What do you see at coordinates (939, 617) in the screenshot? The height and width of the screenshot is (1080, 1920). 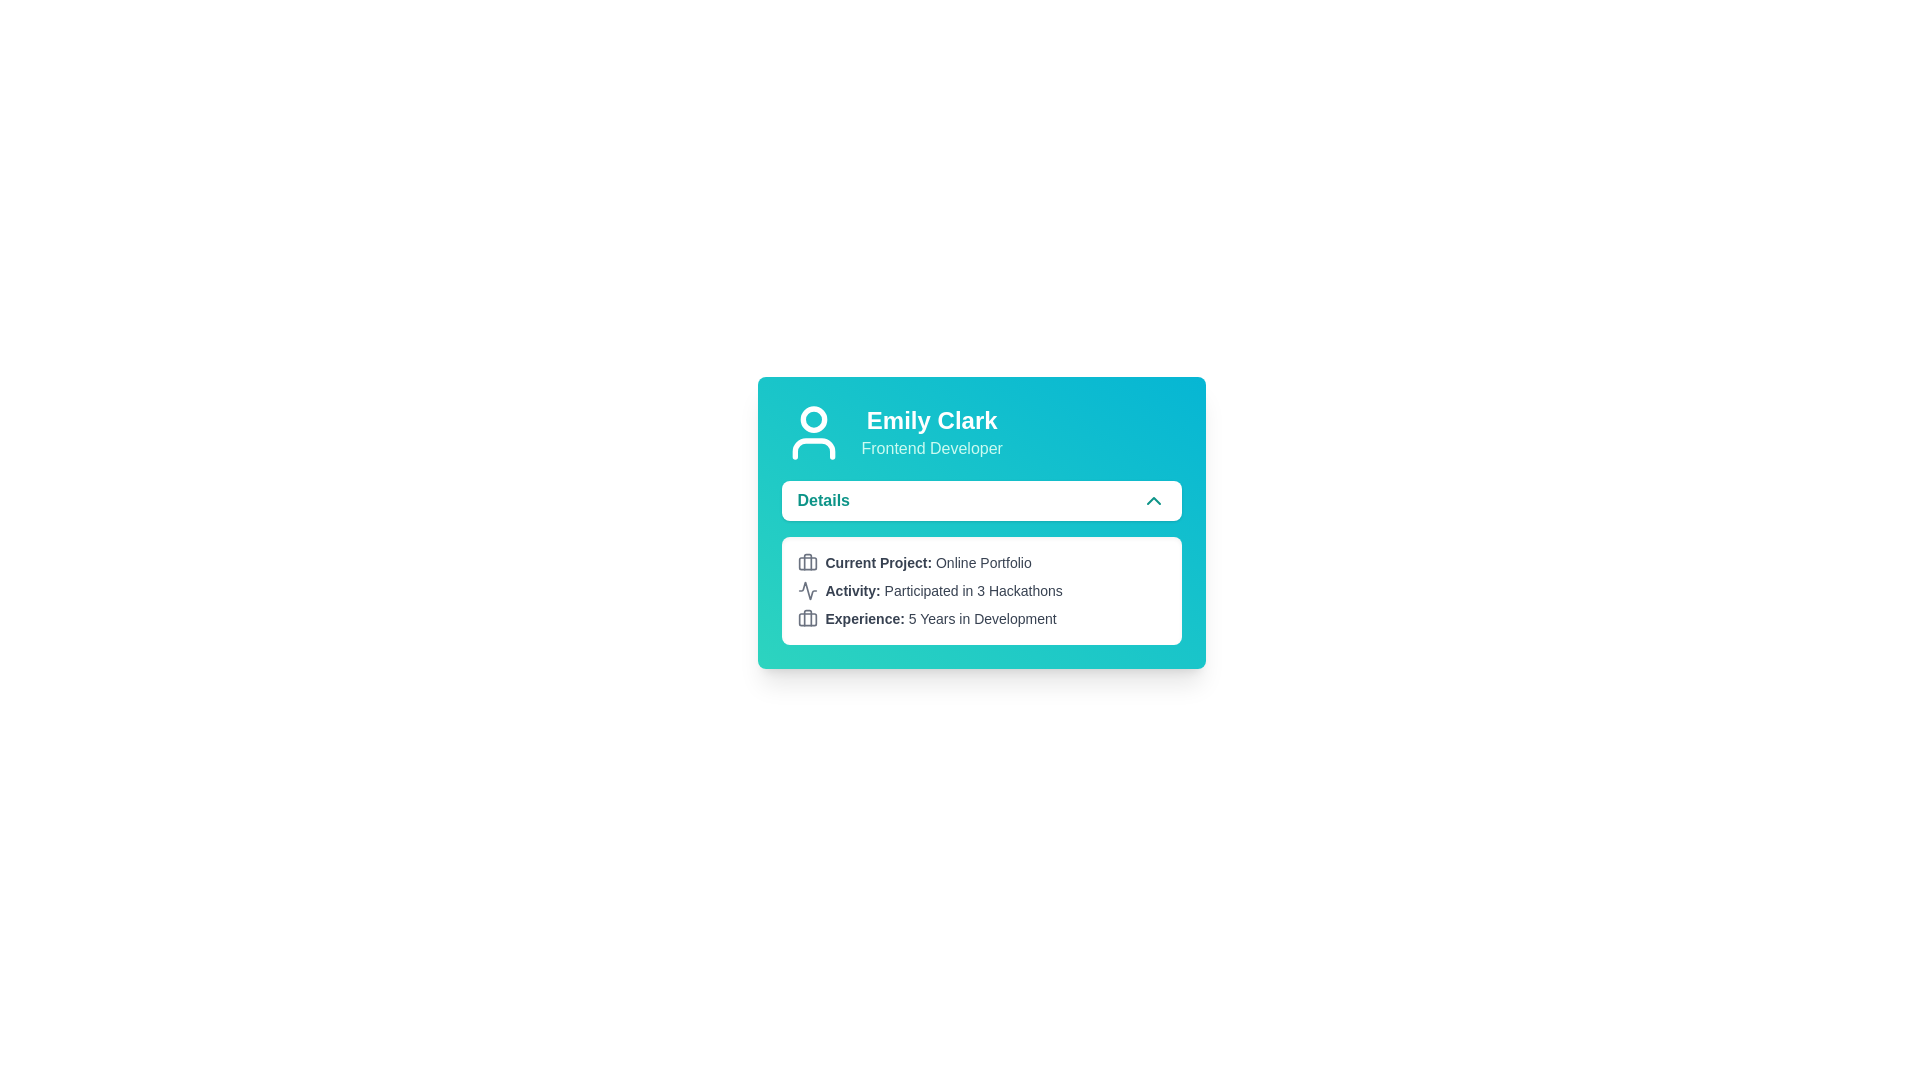 I see `the static informational Text Label that provides details about the user's experience level, located beneath the 'Activity: Participated in 3 Hackathons' text and to the right of the briefcase icon` at bounding box center [939, 617].